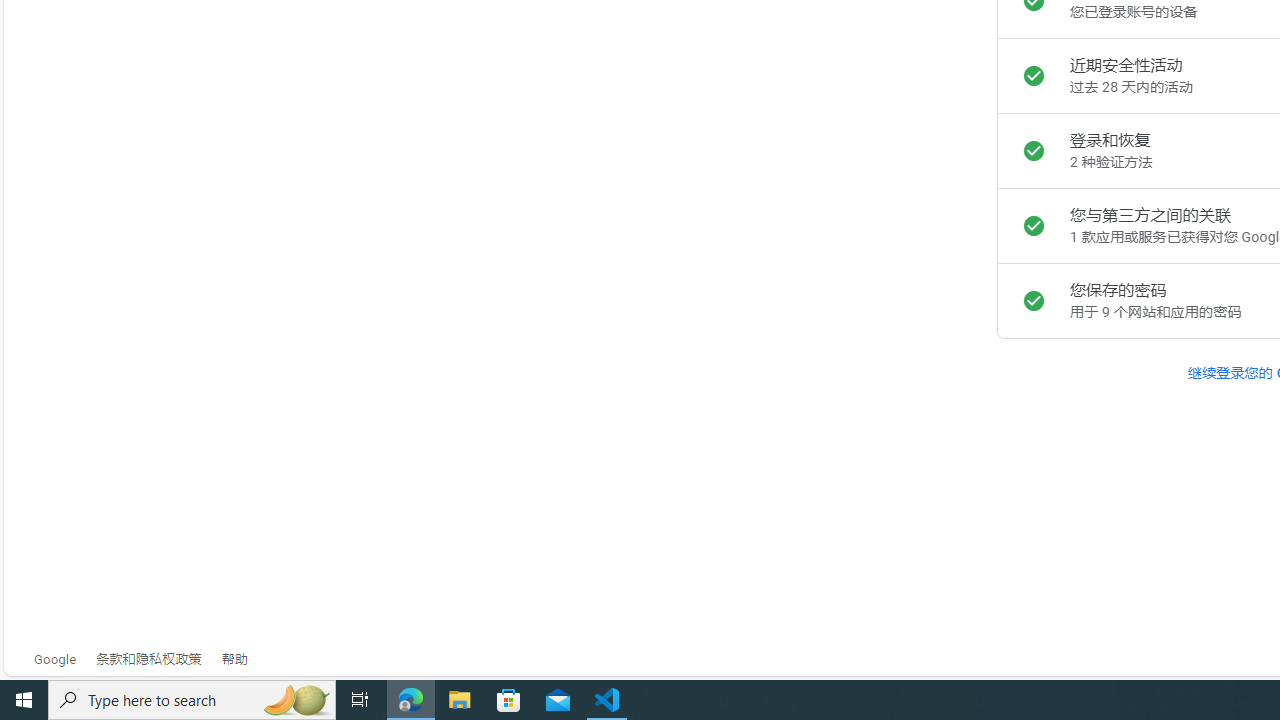  I want to click on 'Task View', so click(359, 698).